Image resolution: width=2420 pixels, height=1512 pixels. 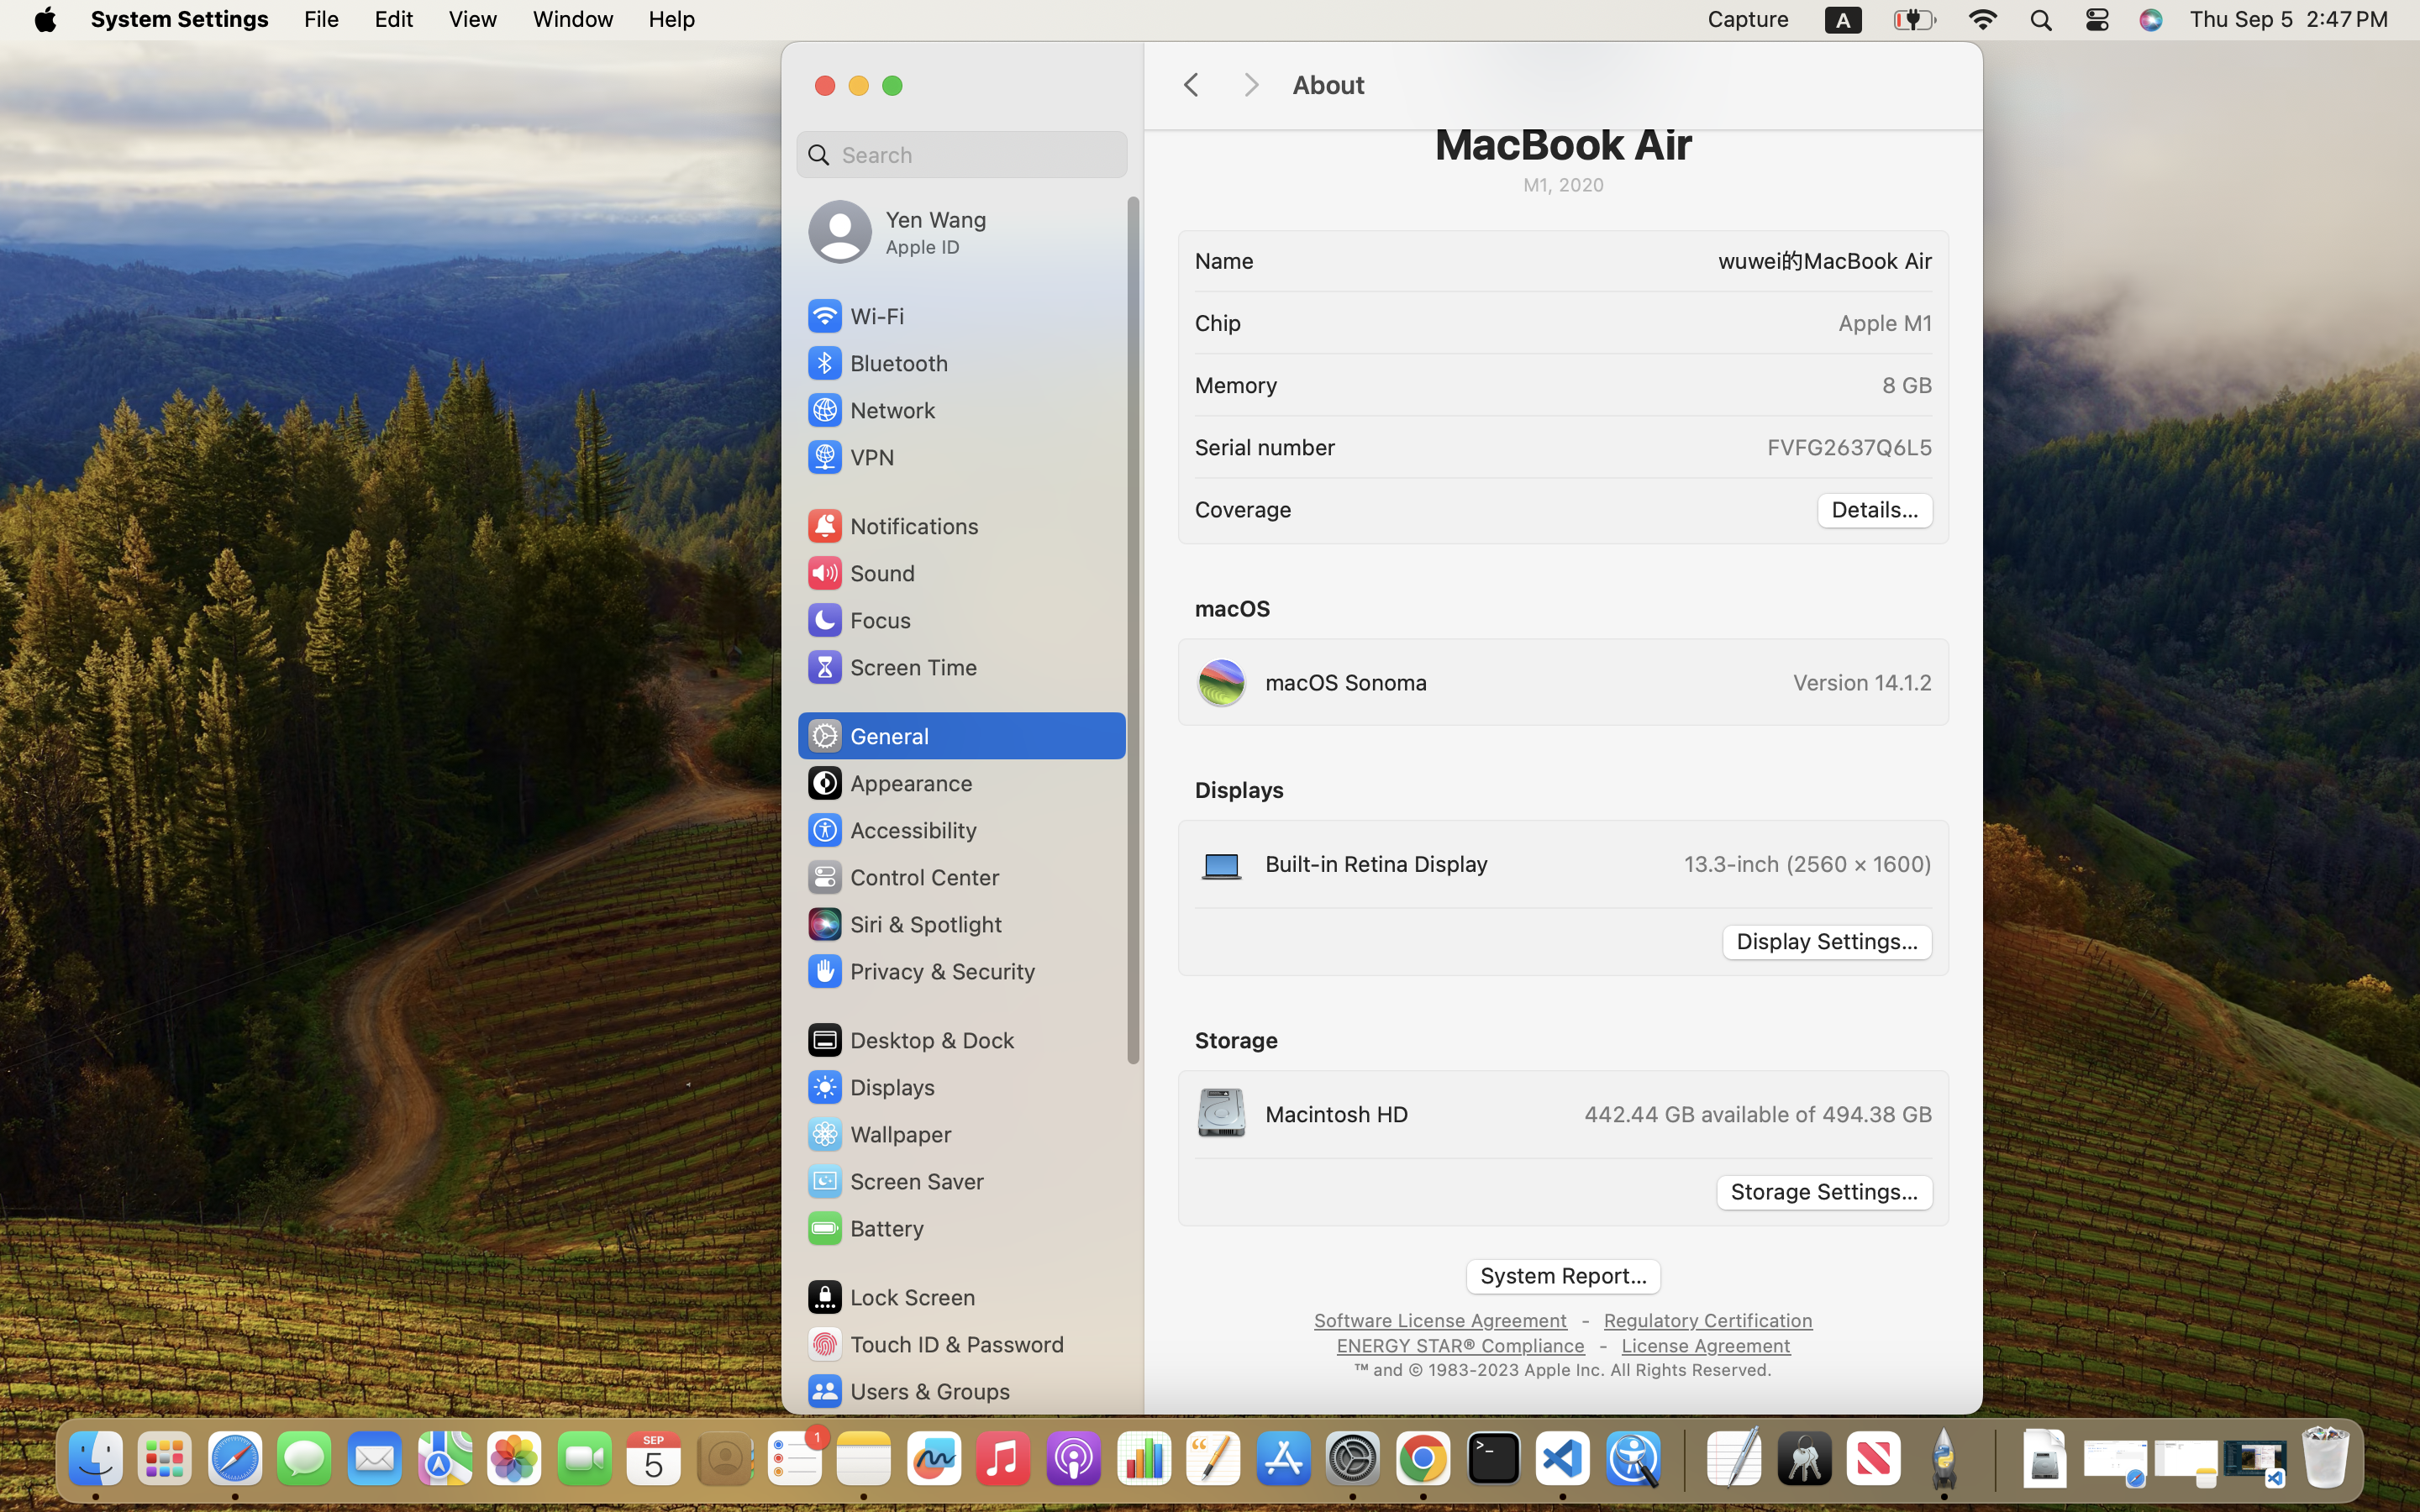 What do you see at coordinates (1886, 322) in the screenshot?
I see `'Apple M1'` at bounding box center [1886, 322].